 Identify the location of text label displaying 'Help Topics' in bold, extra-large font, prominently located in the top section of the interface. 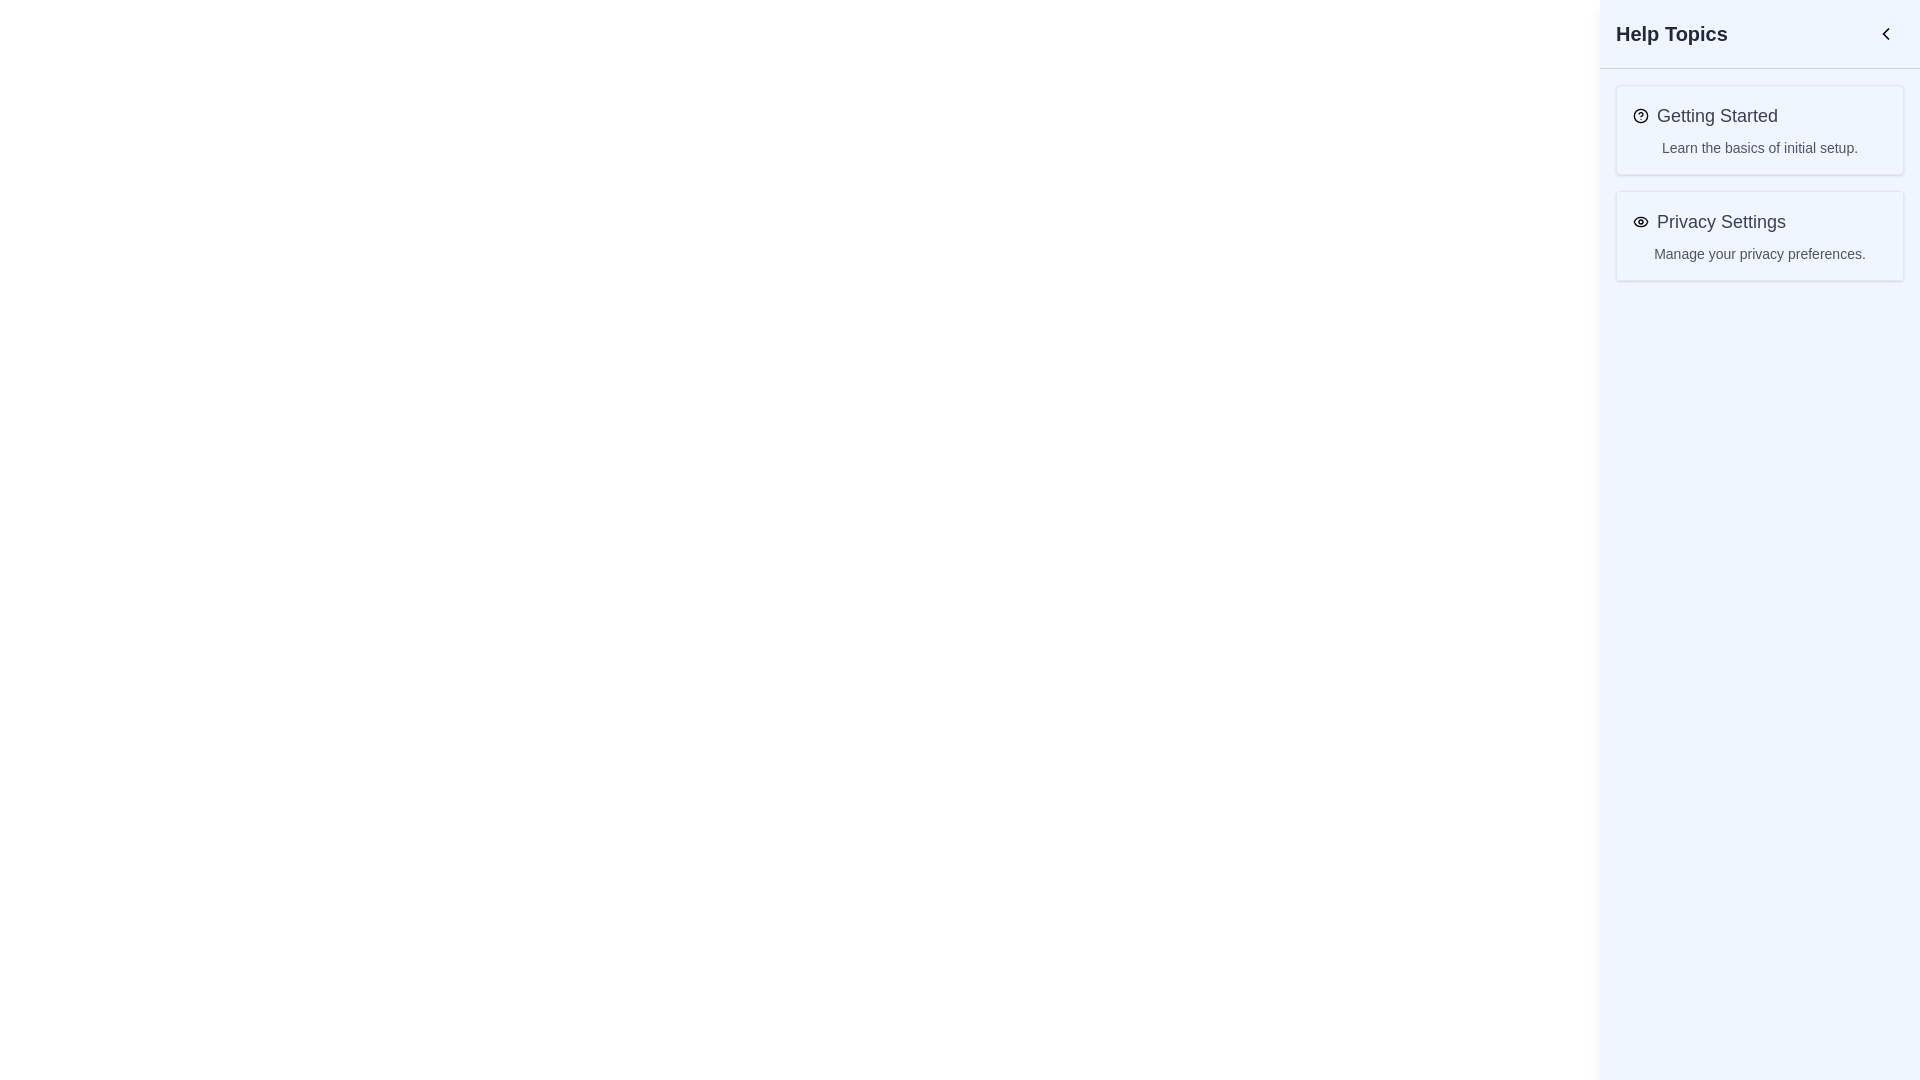
(1671, 34).